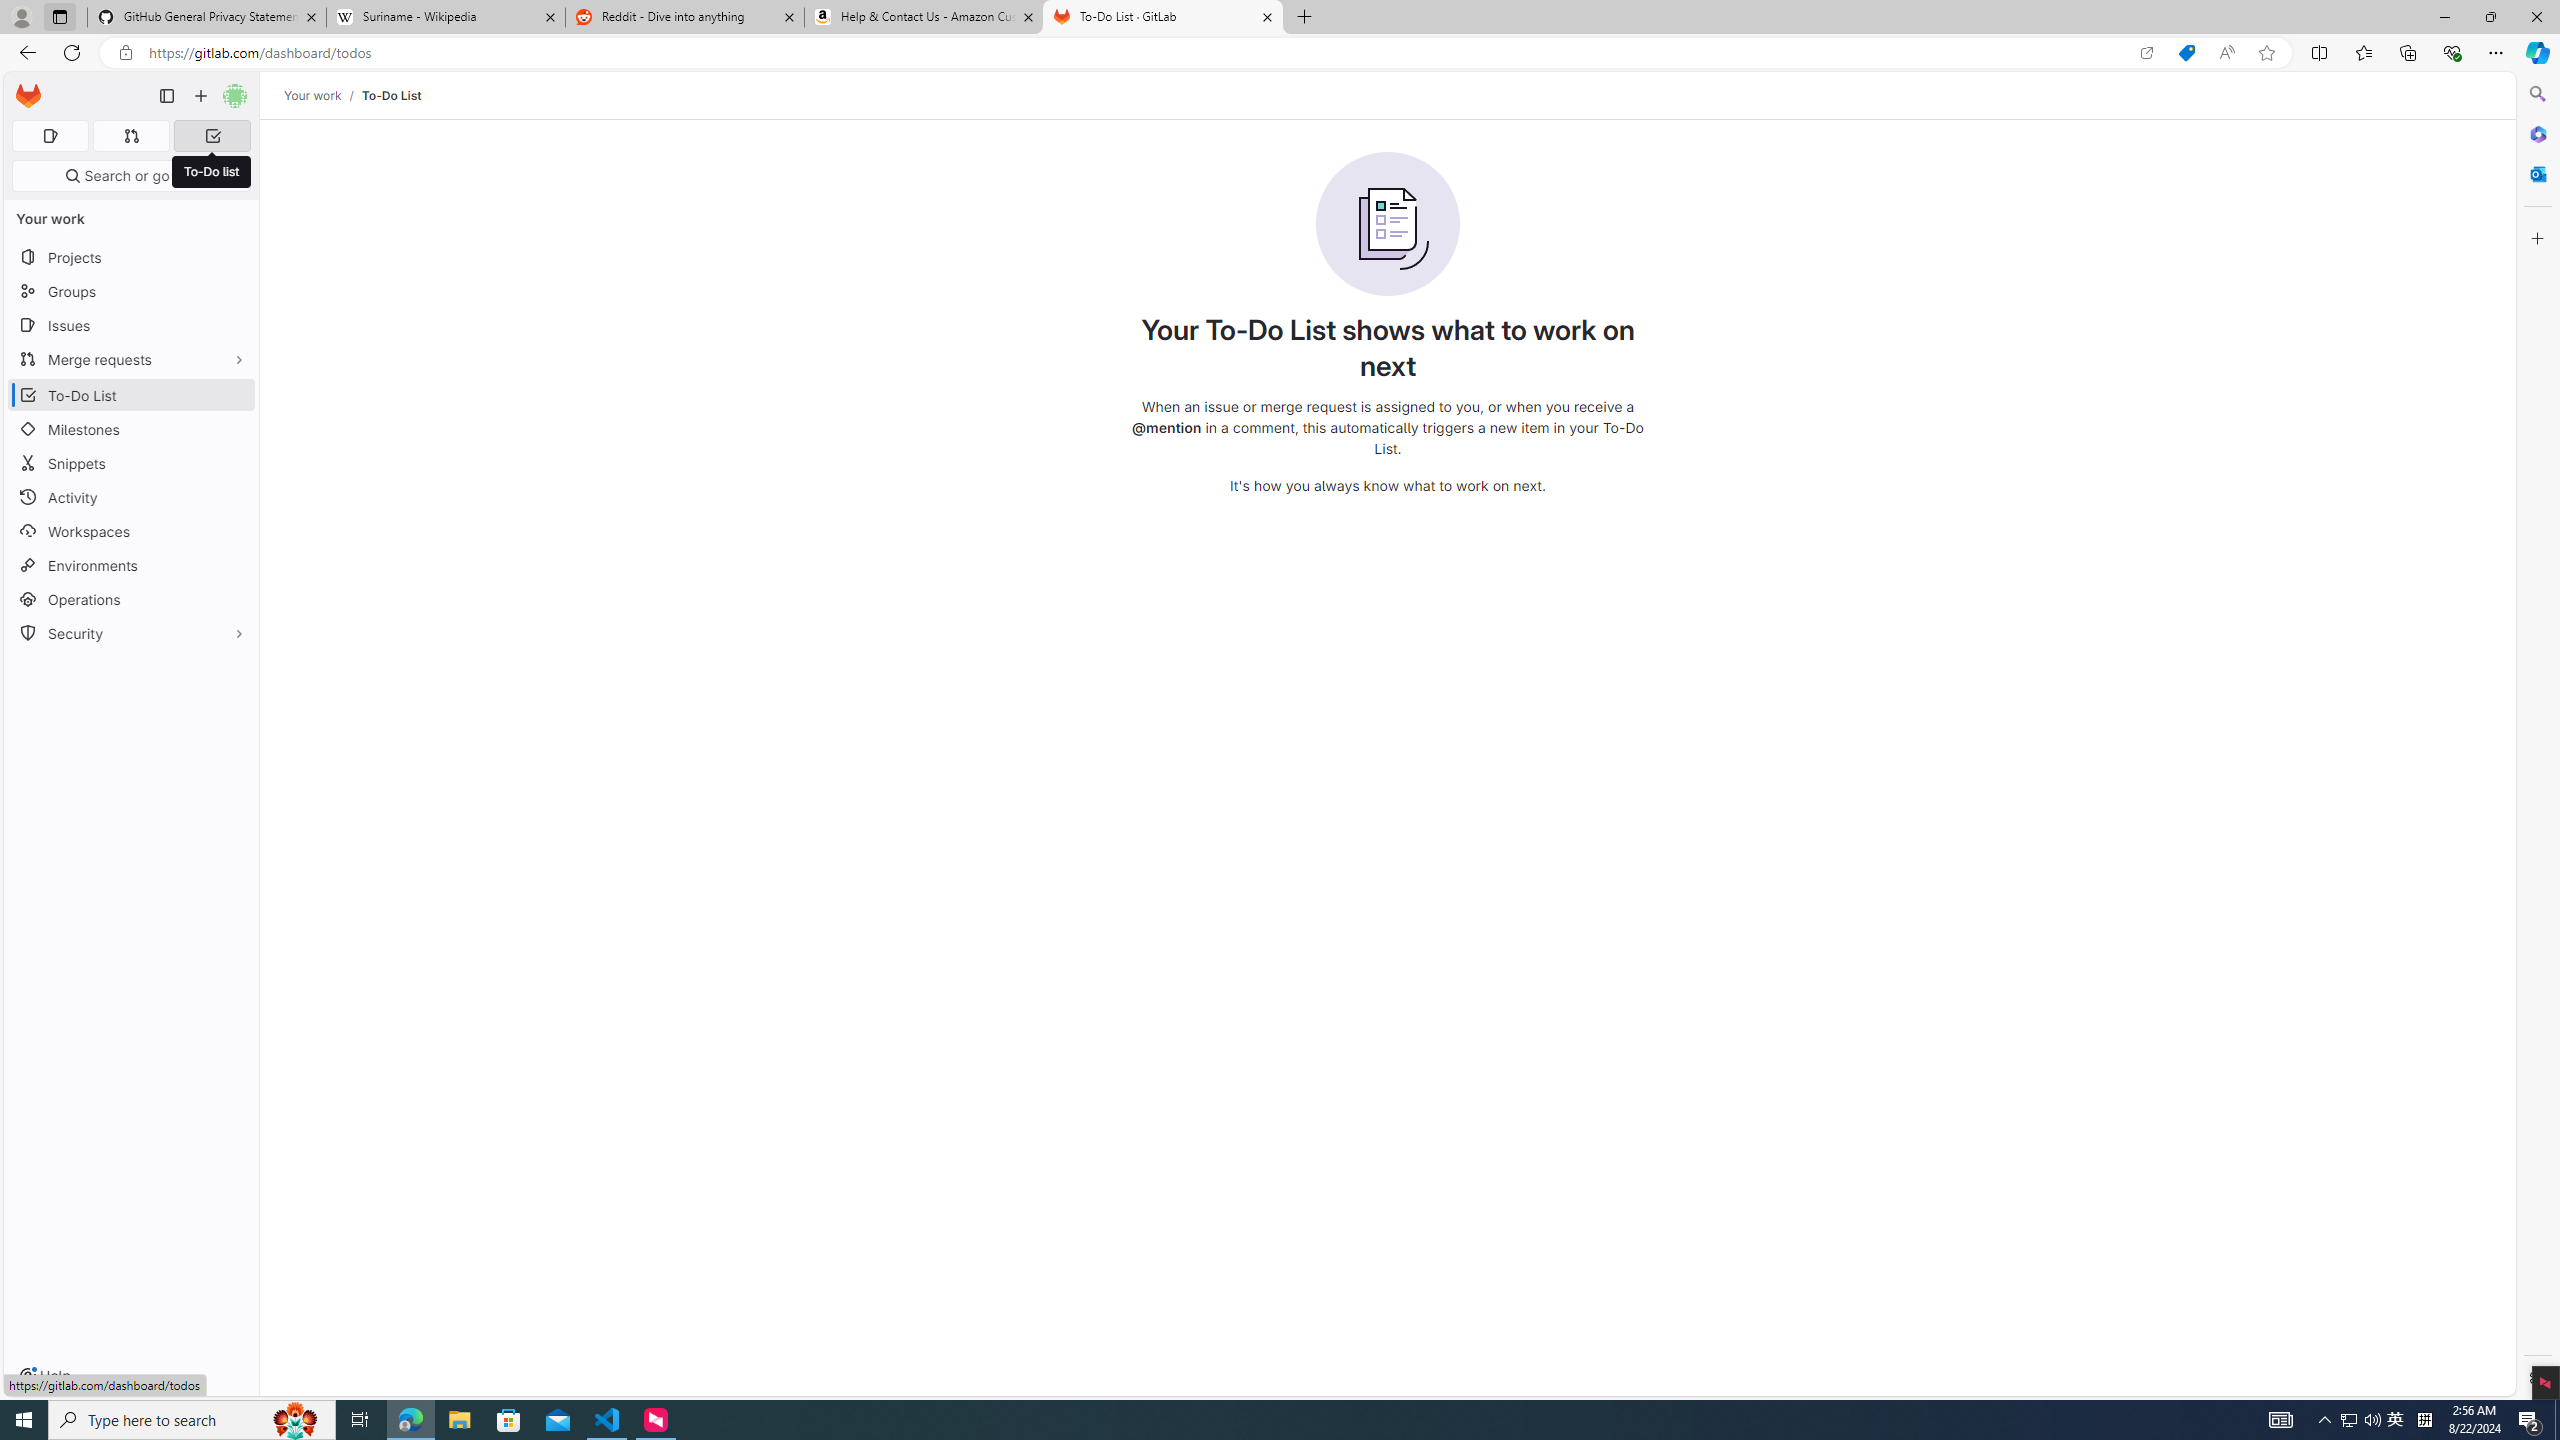 The height and width of the screenshot is (1440, 2560). What do you see at coordinates (130, 462) in the screenshot?
I see `'Snippets'` at bounding box center [130, 462].